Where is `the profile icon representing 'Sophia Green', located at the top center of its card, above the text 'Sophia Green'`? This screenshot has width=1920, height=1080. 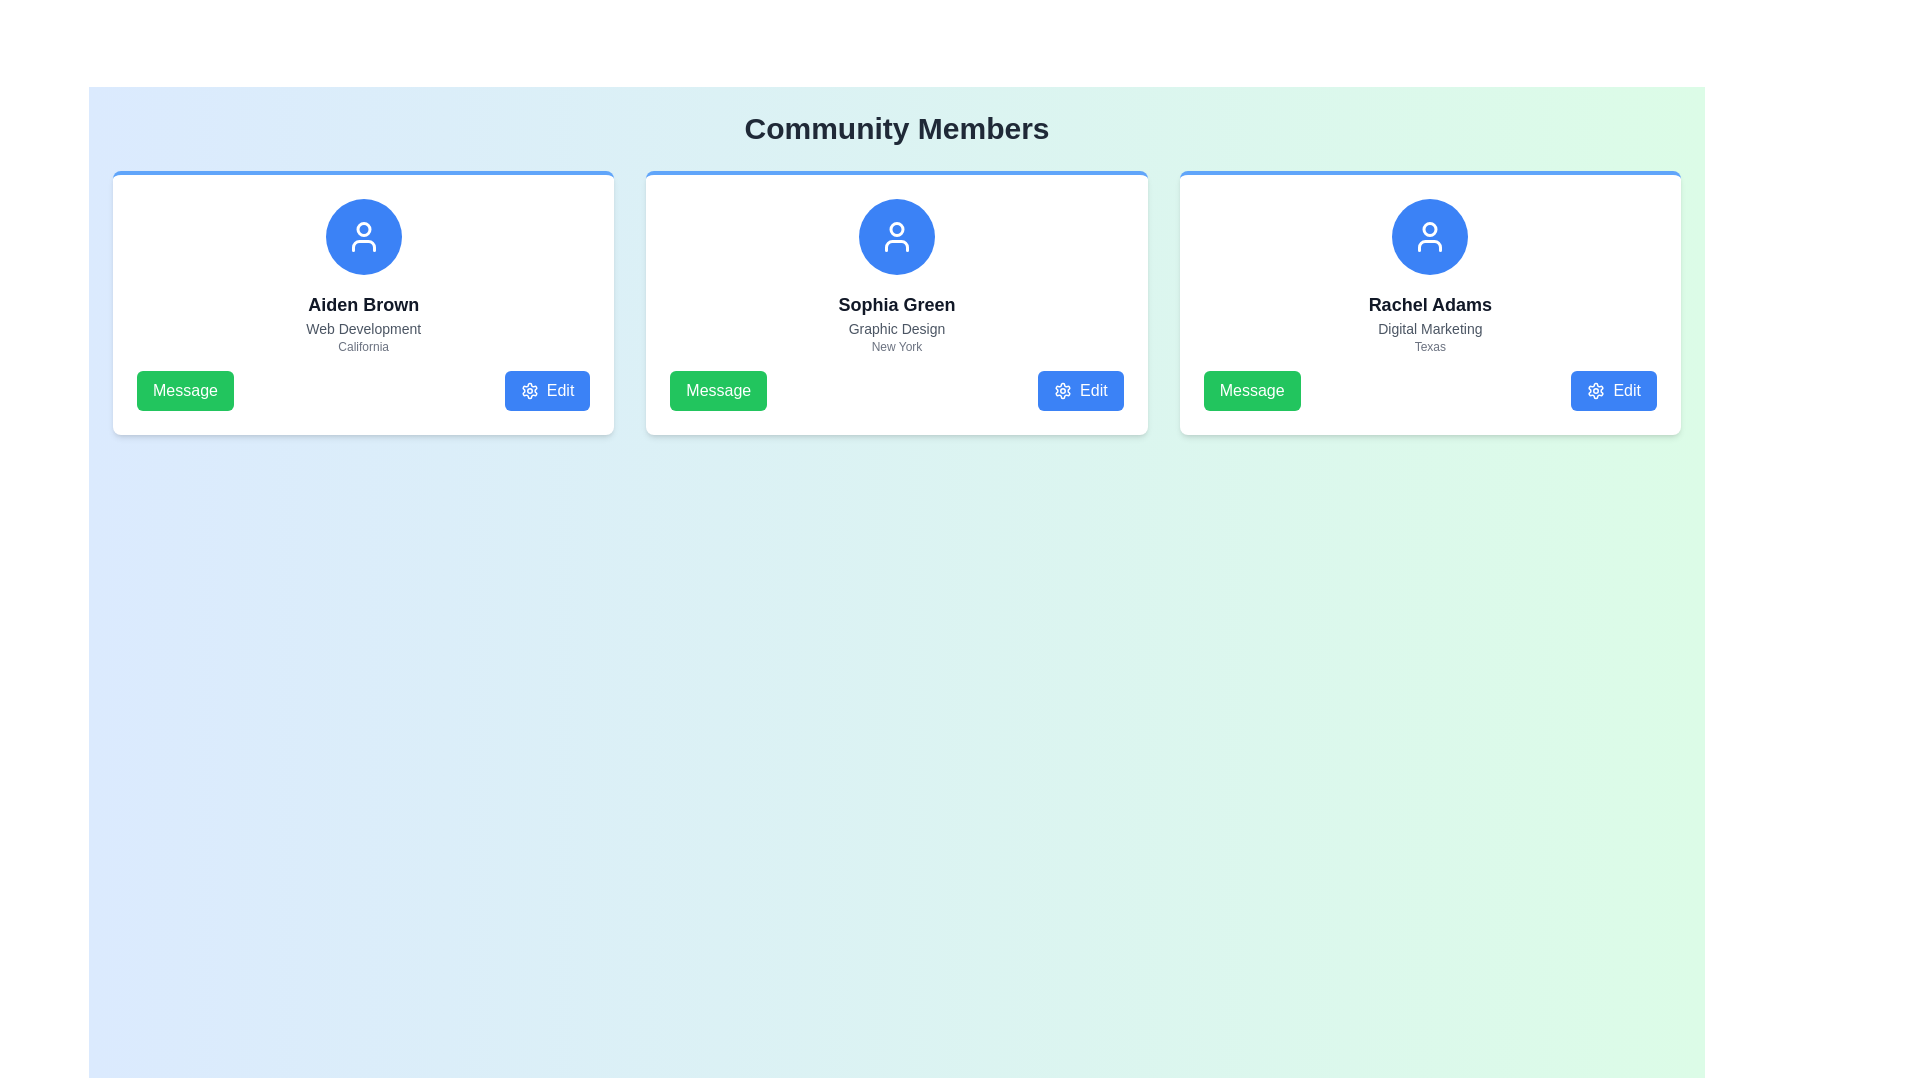
the profile icon representing 'Sophia Green', located at the top center of its card, above the text 'Sophia Green' is located at coordinates (896, 235).